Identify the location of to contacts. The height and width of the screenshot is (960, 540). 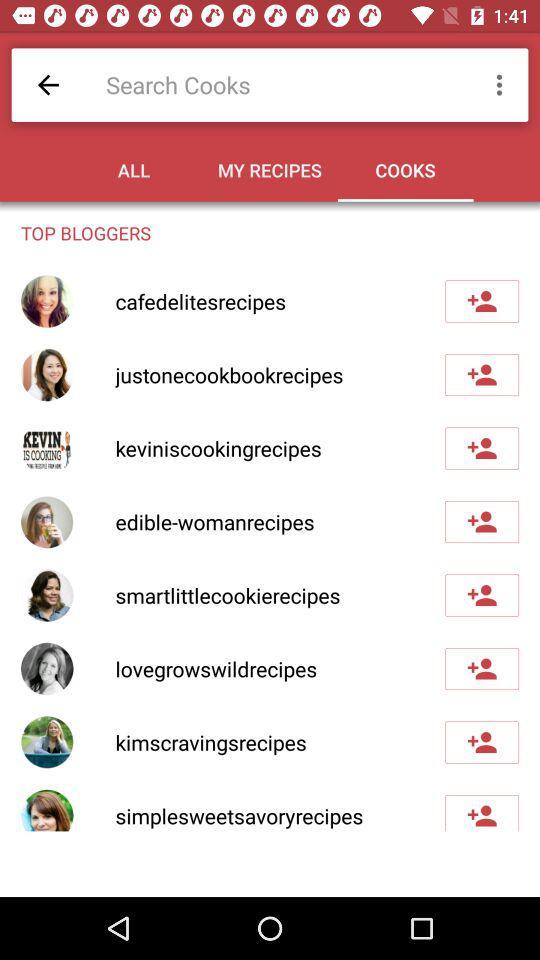
(481, 520).